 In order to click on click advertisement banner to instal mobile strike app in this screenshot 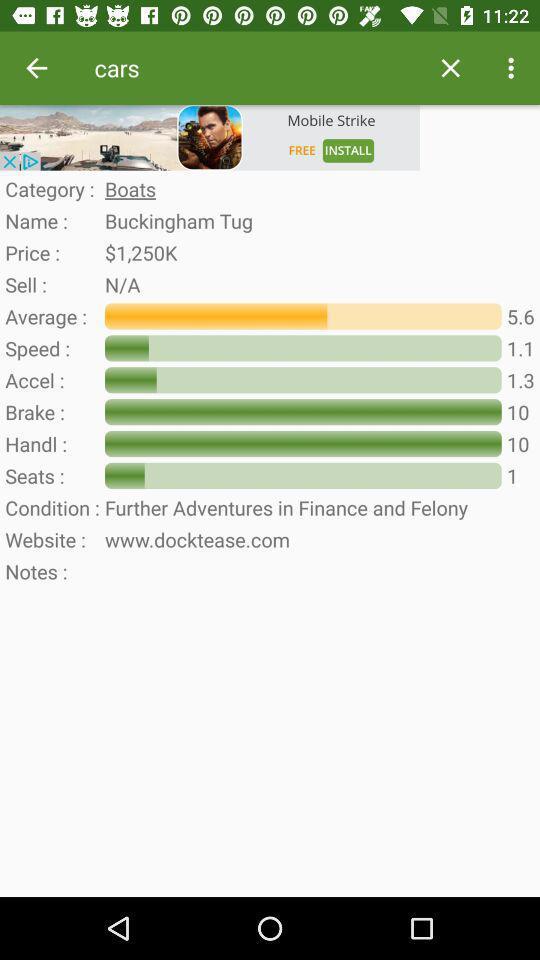, I will do `click(209, 136)`.